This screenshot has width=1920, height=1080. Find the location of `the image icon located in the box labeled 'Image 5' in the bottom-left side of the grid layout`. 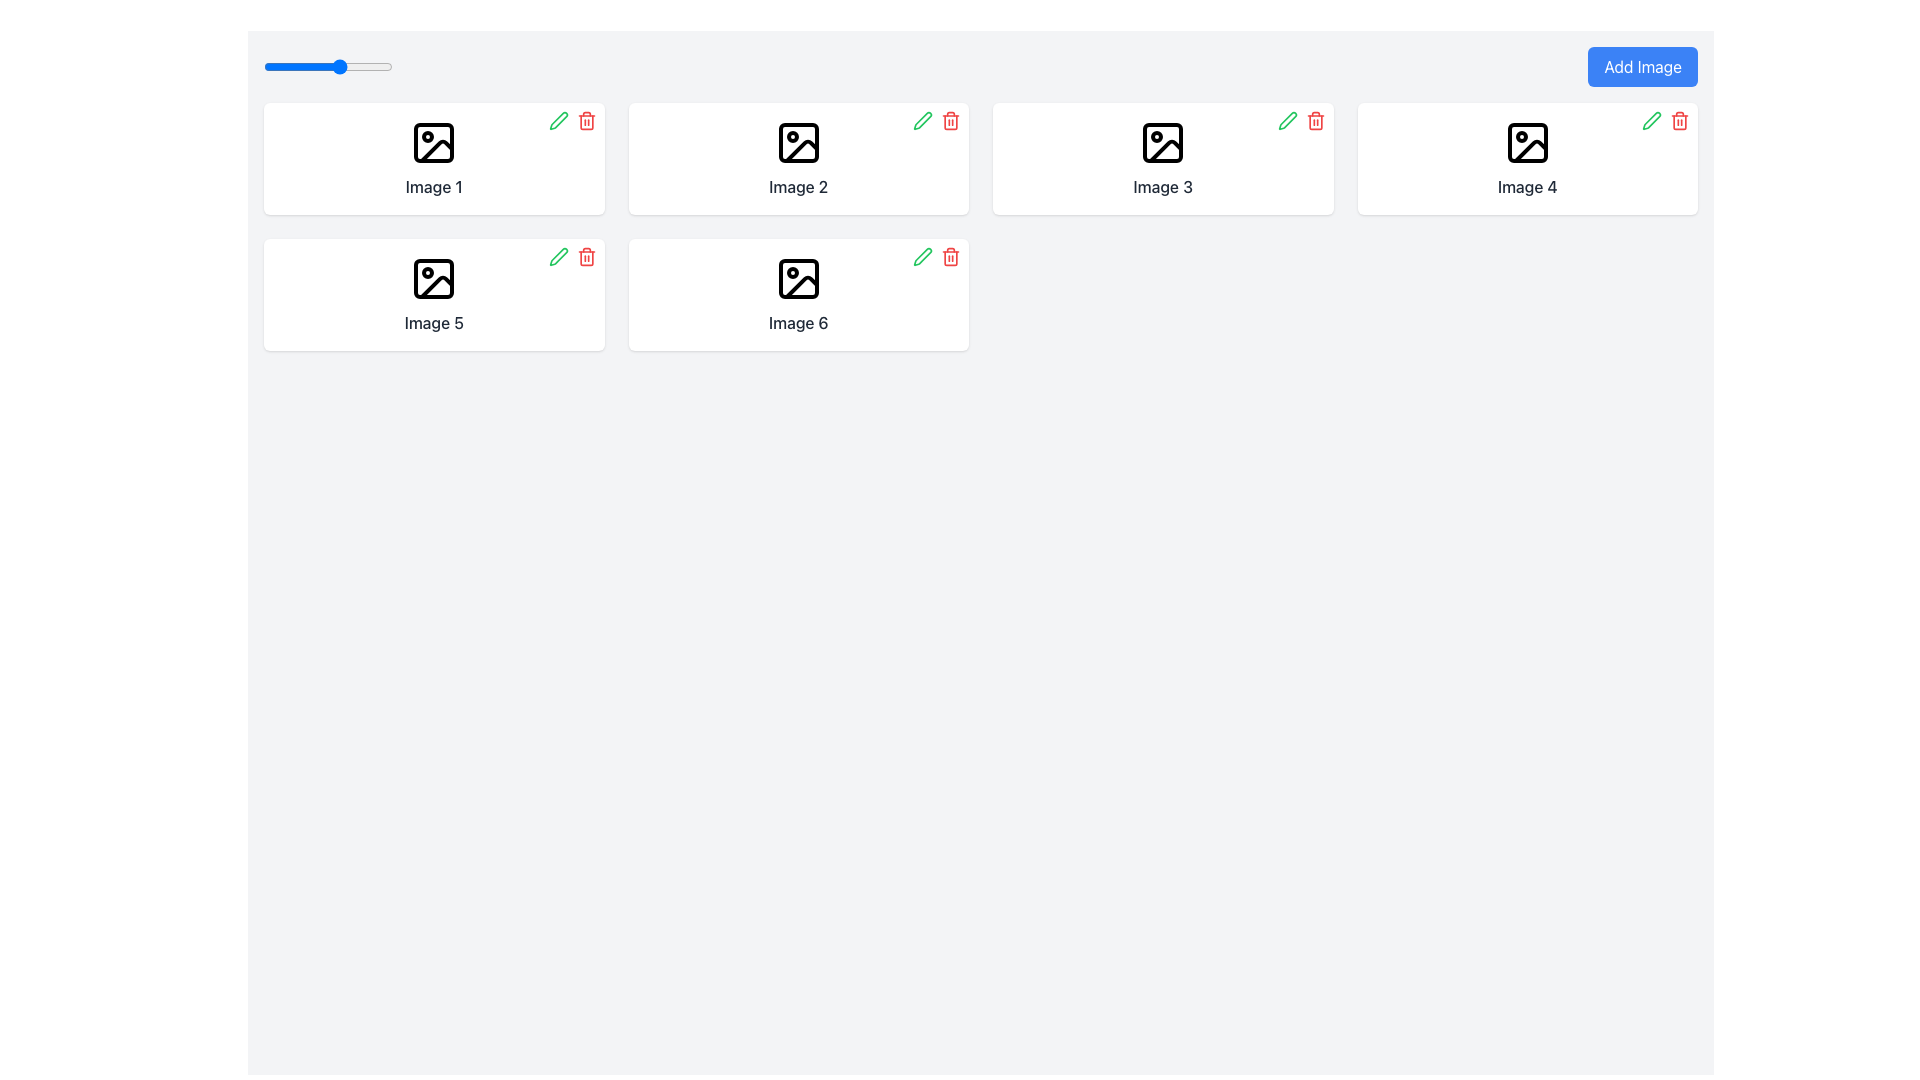

the image icon located in the box labeled 'Image 5' in the bottom-left side of the grid layout is located at coordinates (433, 278).